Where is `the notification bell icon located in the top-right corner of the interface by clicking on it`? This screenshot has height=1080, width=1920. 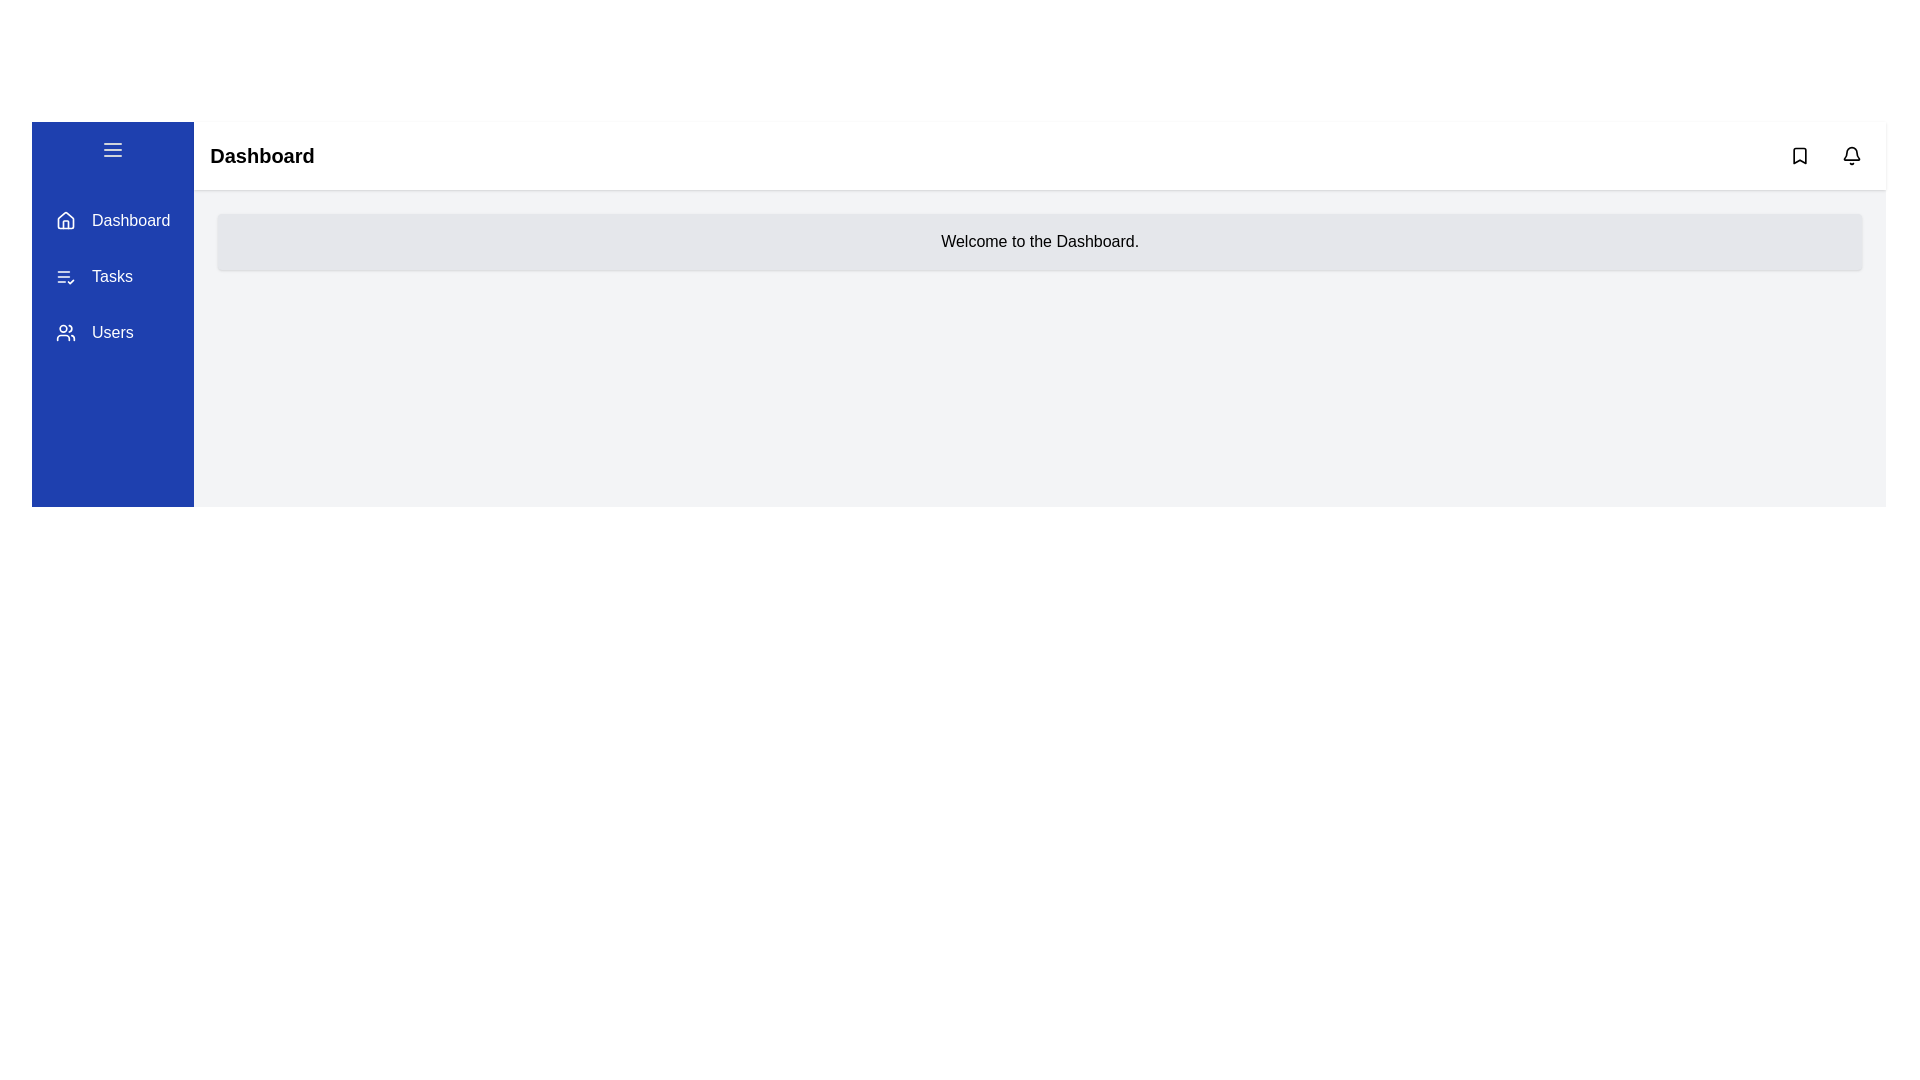
the notification bell icon located in the top-right corner of the interface by clicking on it is located at coordinates (1851, 152).